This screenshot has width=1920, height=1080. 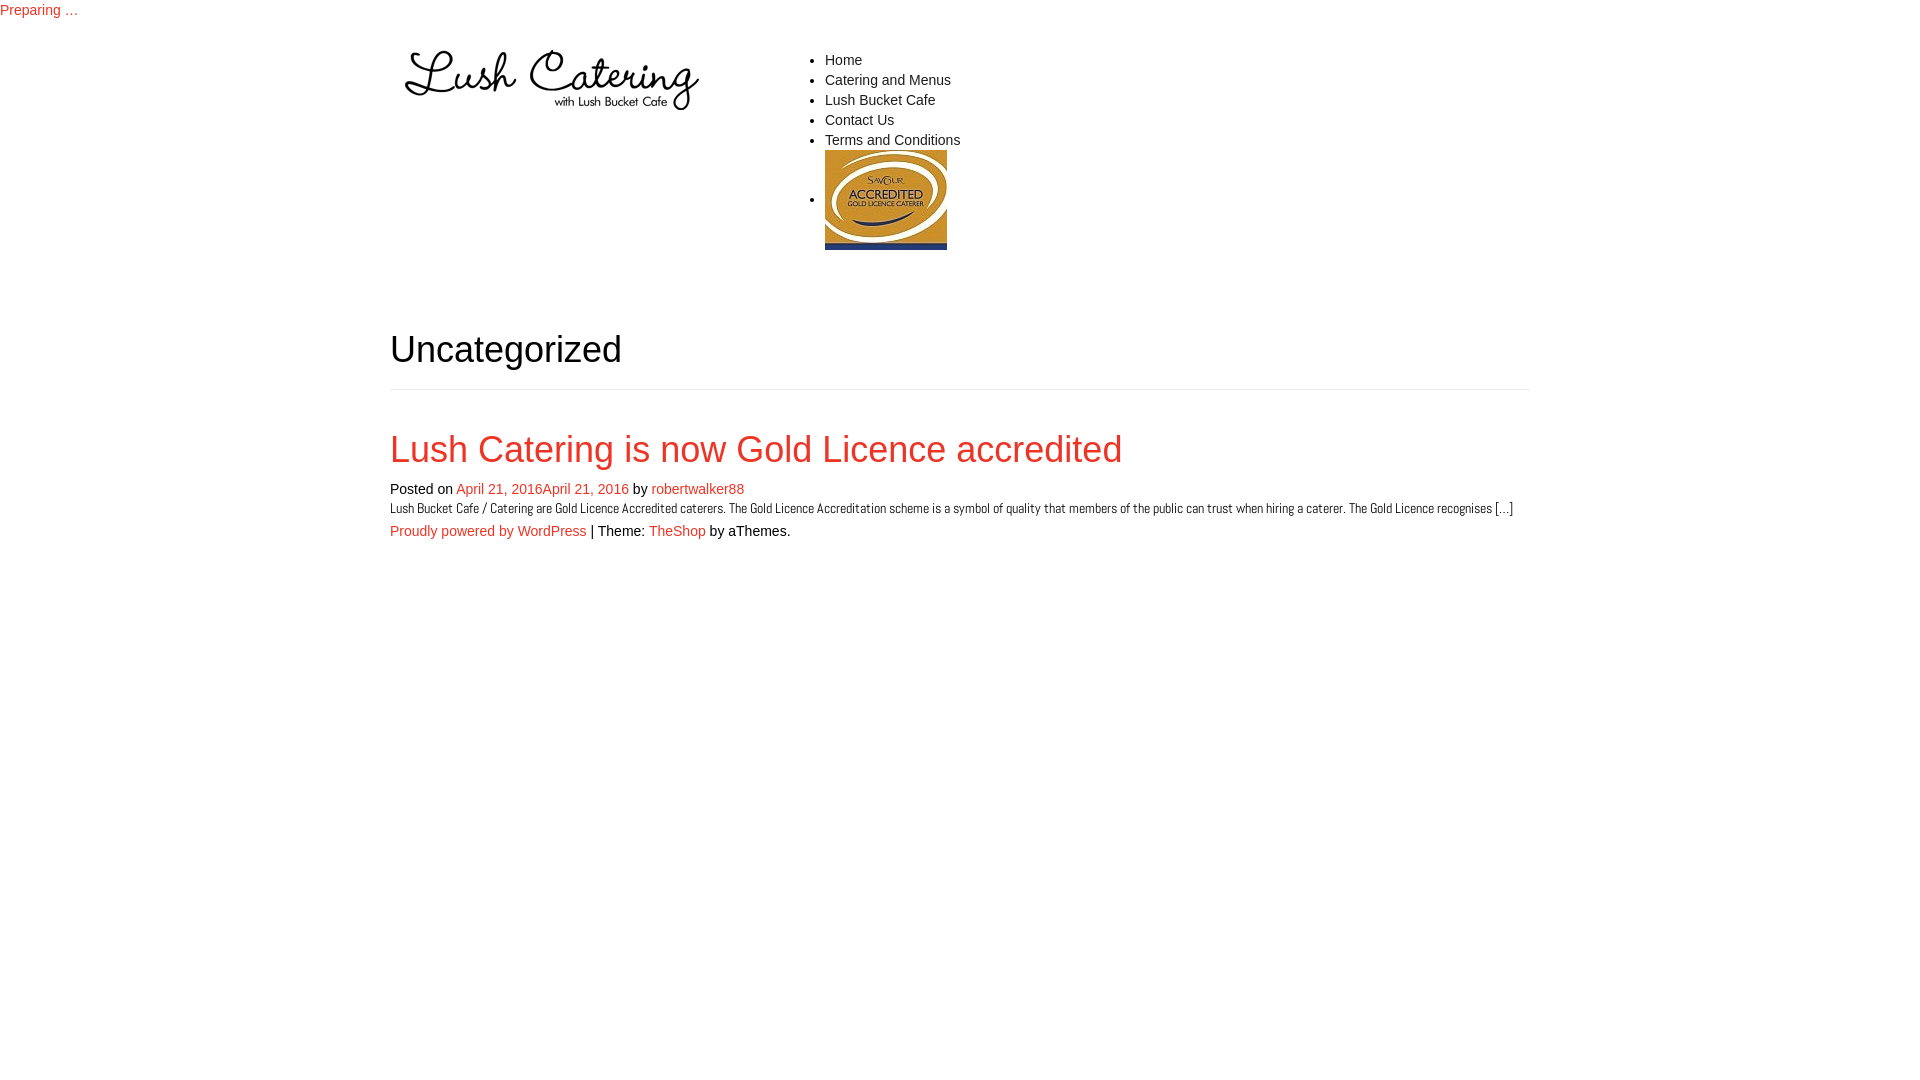 What do you see at coordinates (754, 448) in the screenshot?
I see `'Lush Catering is now Gold Licence accredited'` at bounding box center [754, 448].